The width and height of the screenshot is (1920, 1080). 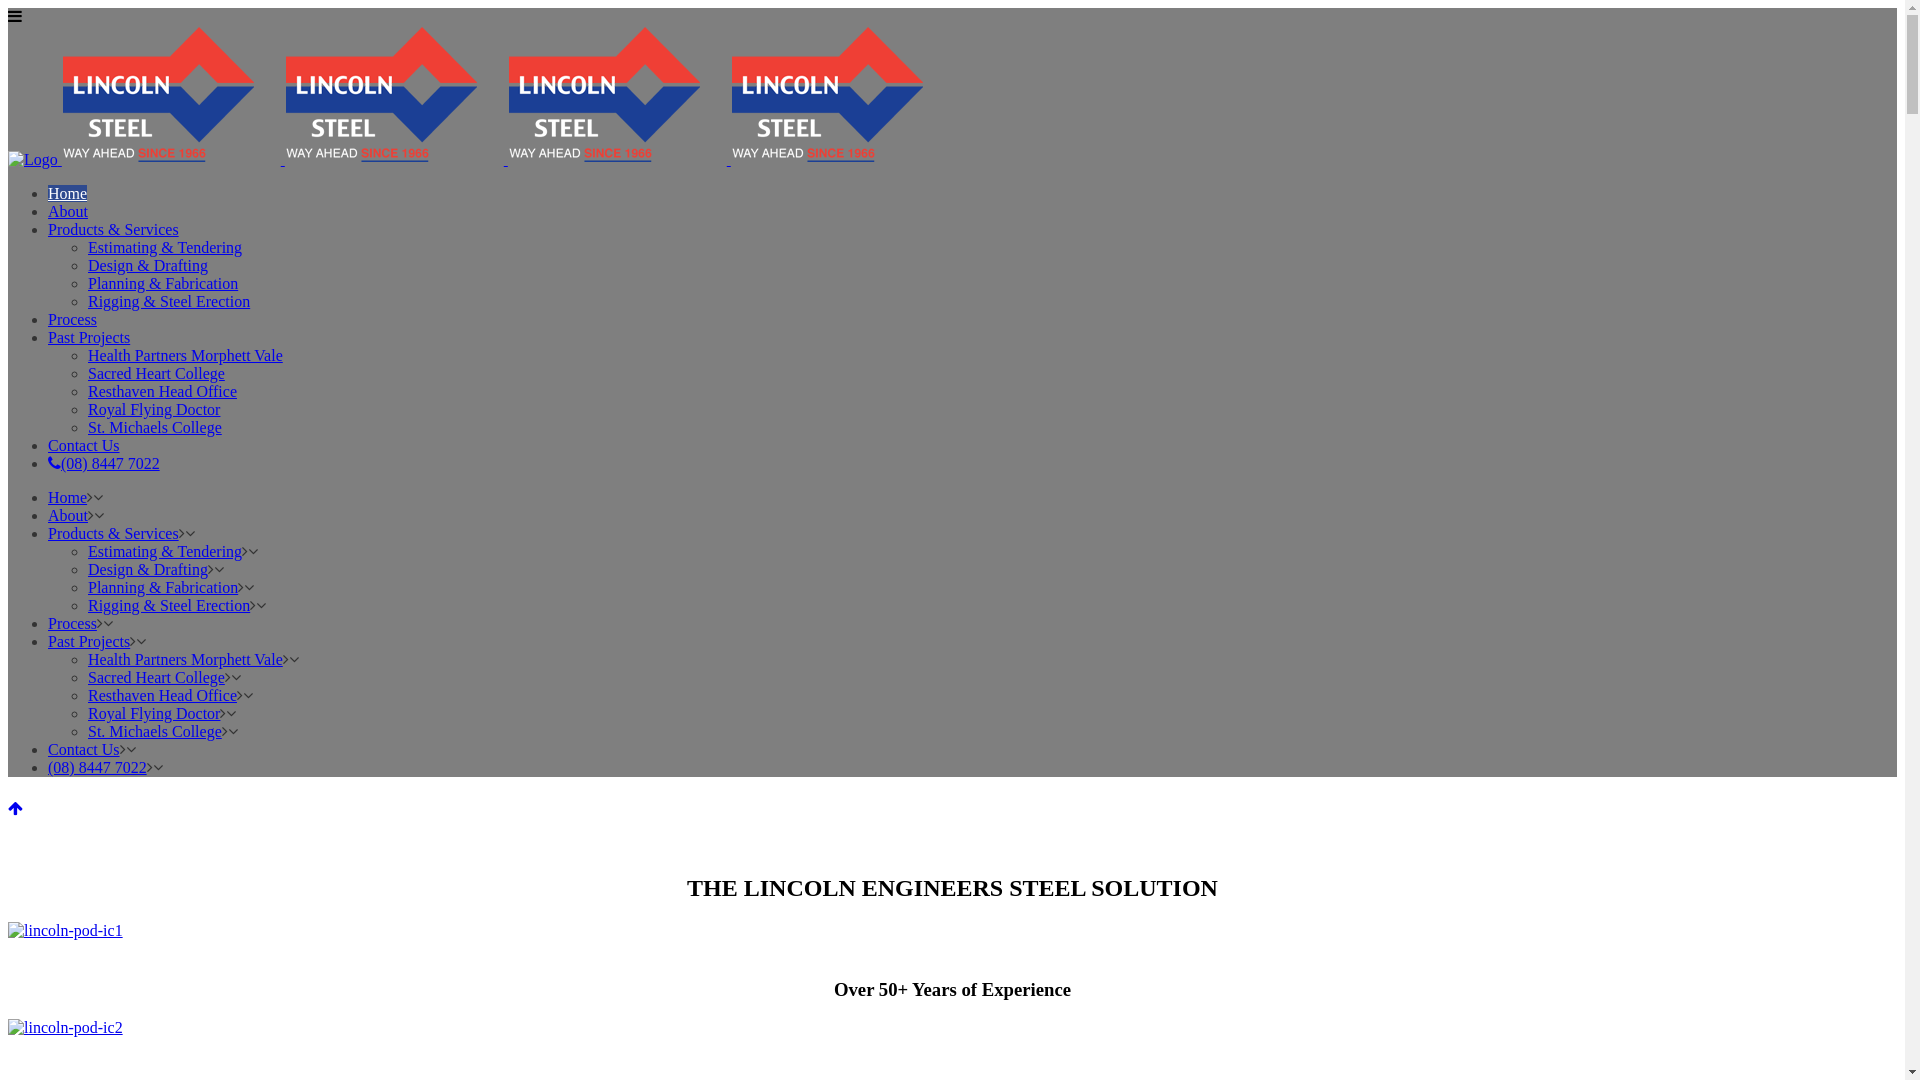 What do you see at coordinates (48, 532) in the screenshot?
I see `'Products & Services'` at bounding box center [48, 532].